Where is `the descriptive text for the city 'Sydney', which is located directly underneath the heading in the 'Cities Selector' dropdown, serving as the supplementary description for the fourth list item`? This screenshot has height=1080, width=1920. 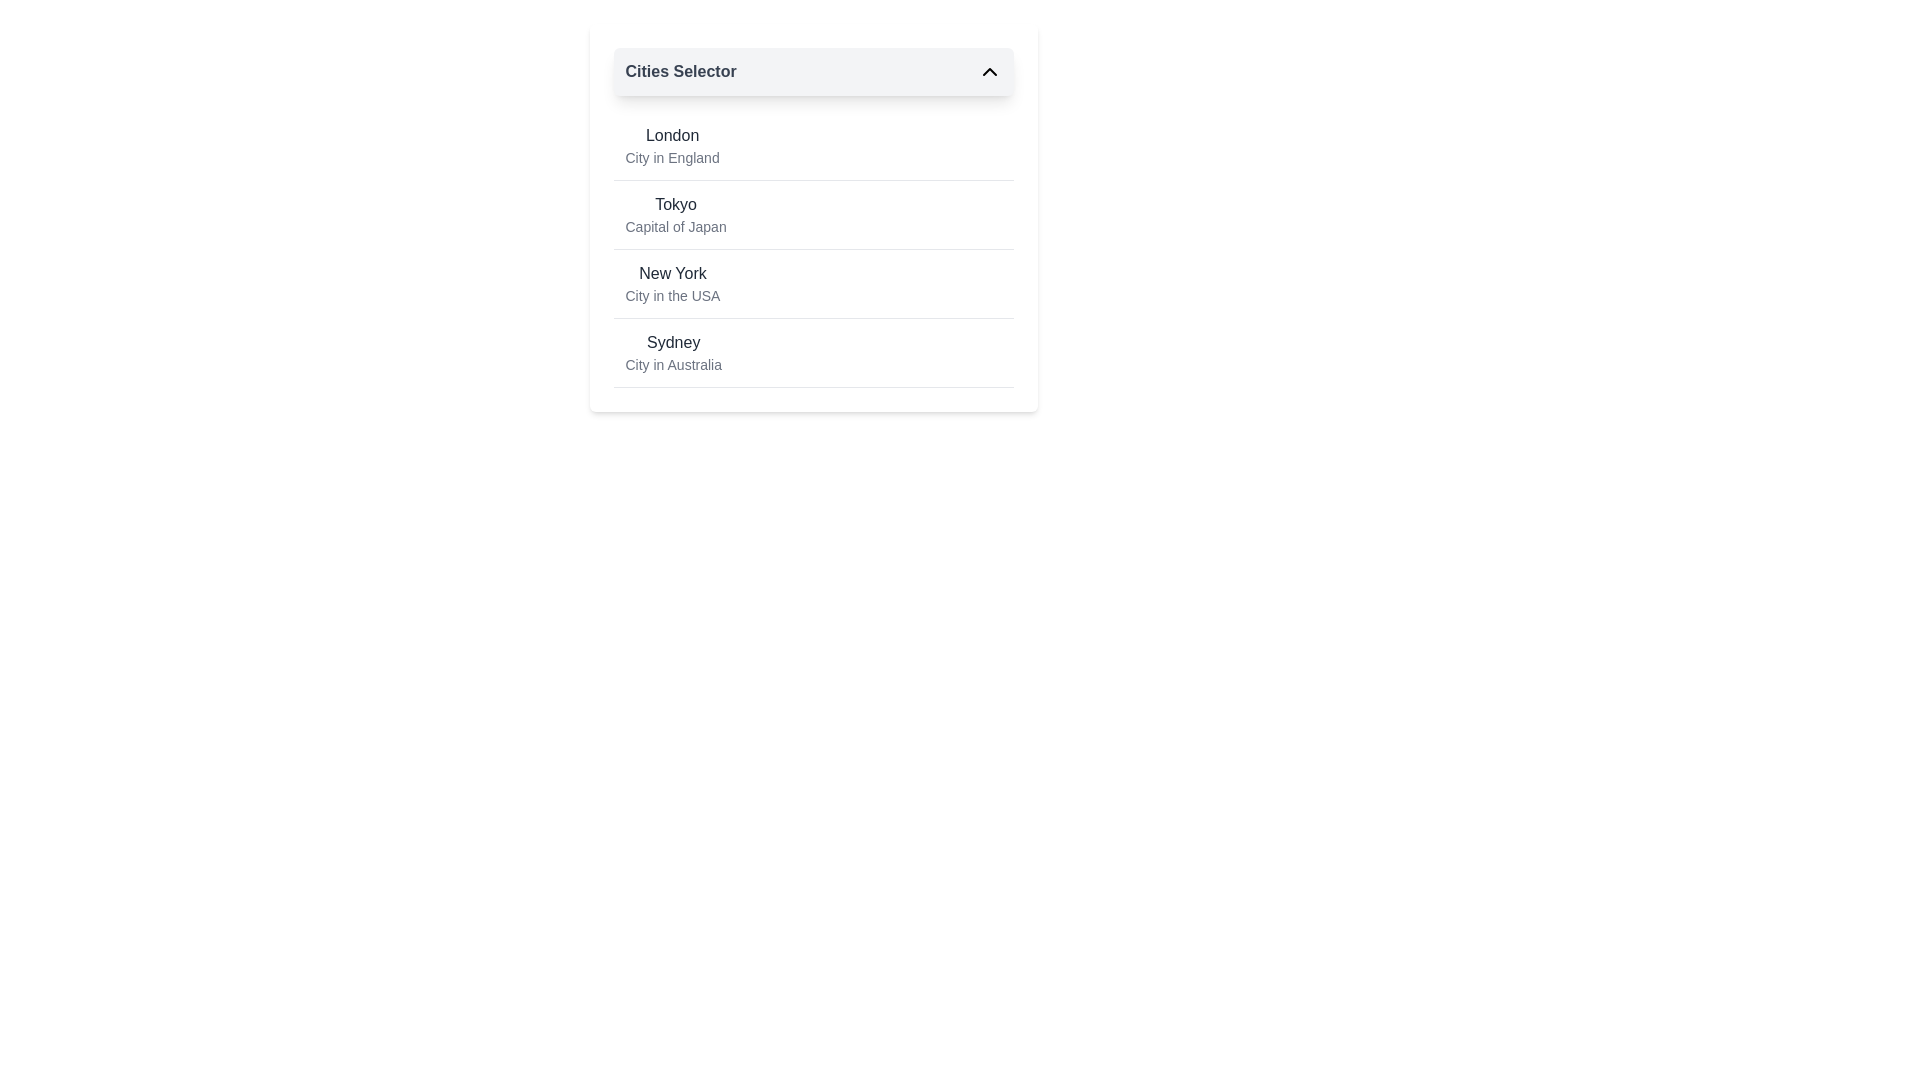
the descriptive text for the city 'Sydney', which is located directly underneath the heading in the 'Cities Selector' dropdown, serving as the supplementary description for the fourth list item is located at coordinates (673, 365).